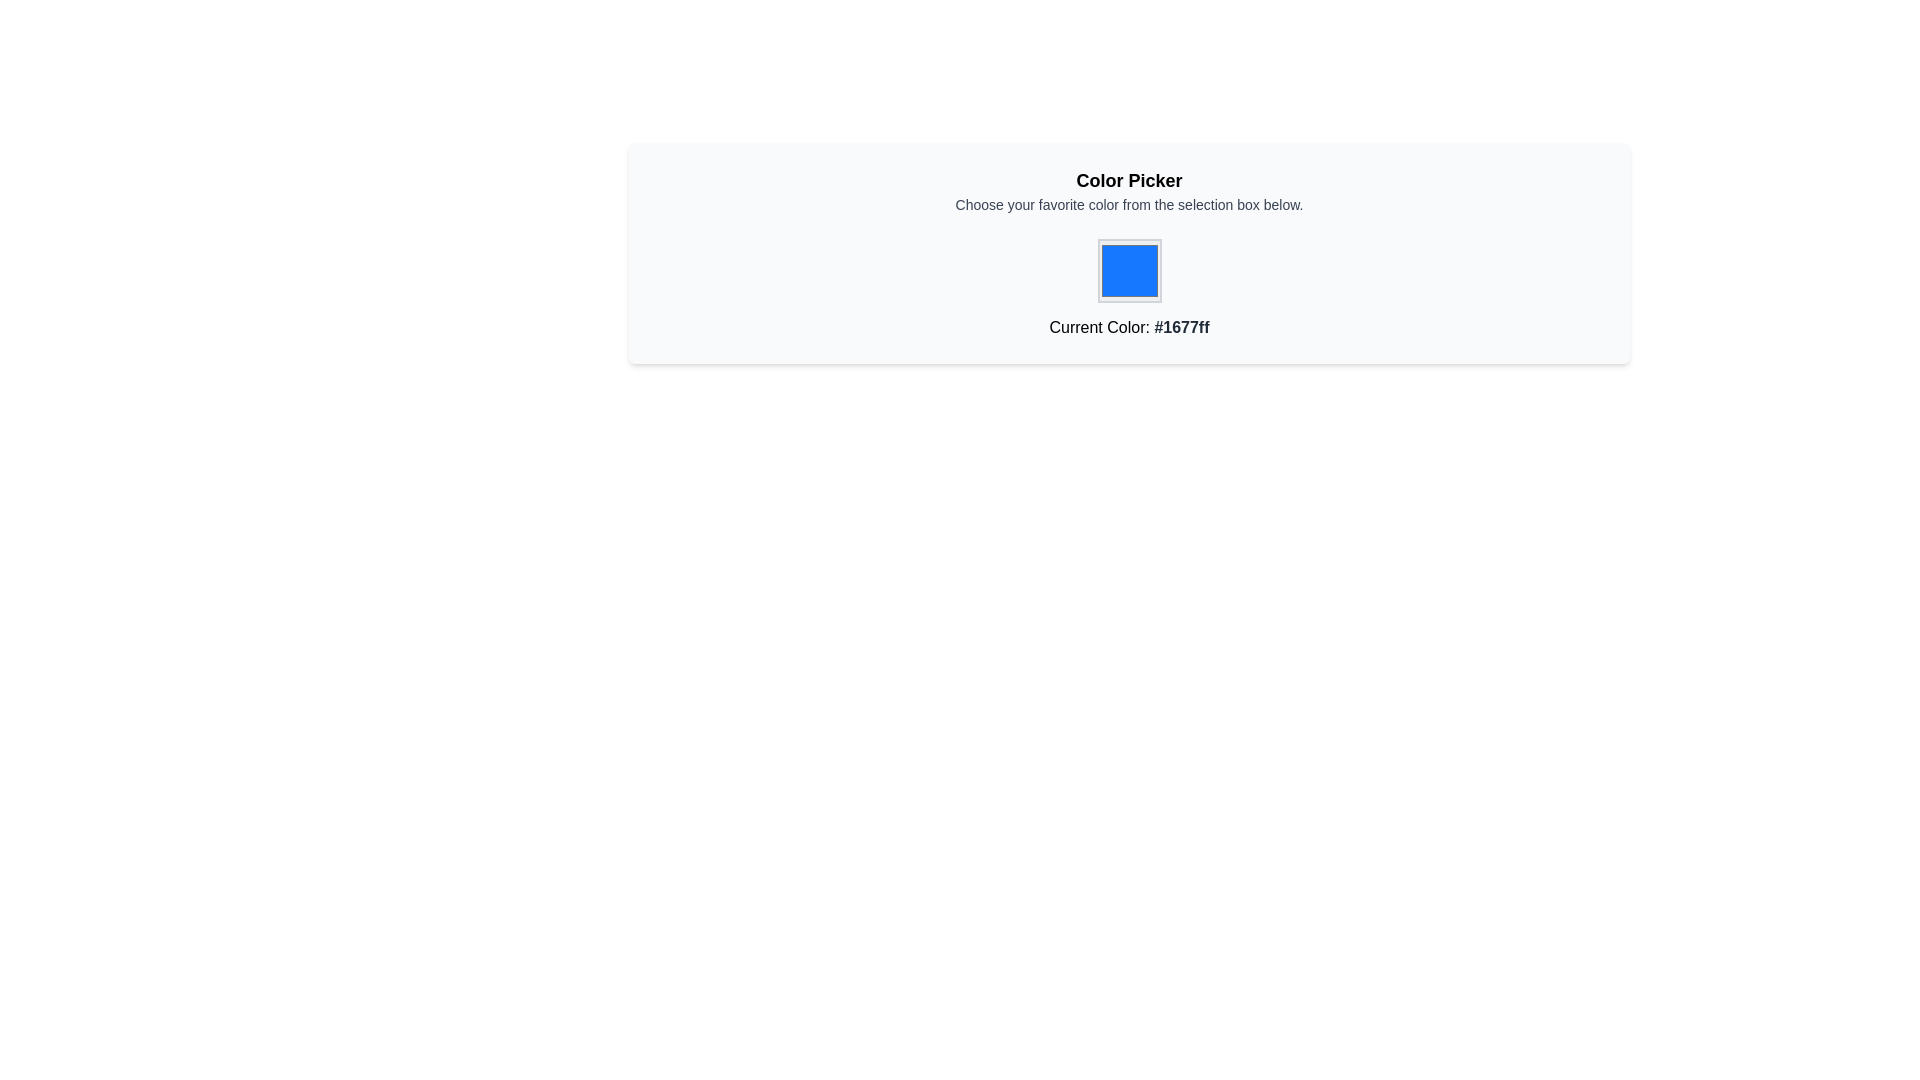 The width and height of the screenshot is (1920, 1080). Describe the element at coordinates (1181, 326) in the screenshot. I see `the static text displaying the hexadecimal color code located to the right of the label 'Current Color:' in the central content area of the interface` at that location.